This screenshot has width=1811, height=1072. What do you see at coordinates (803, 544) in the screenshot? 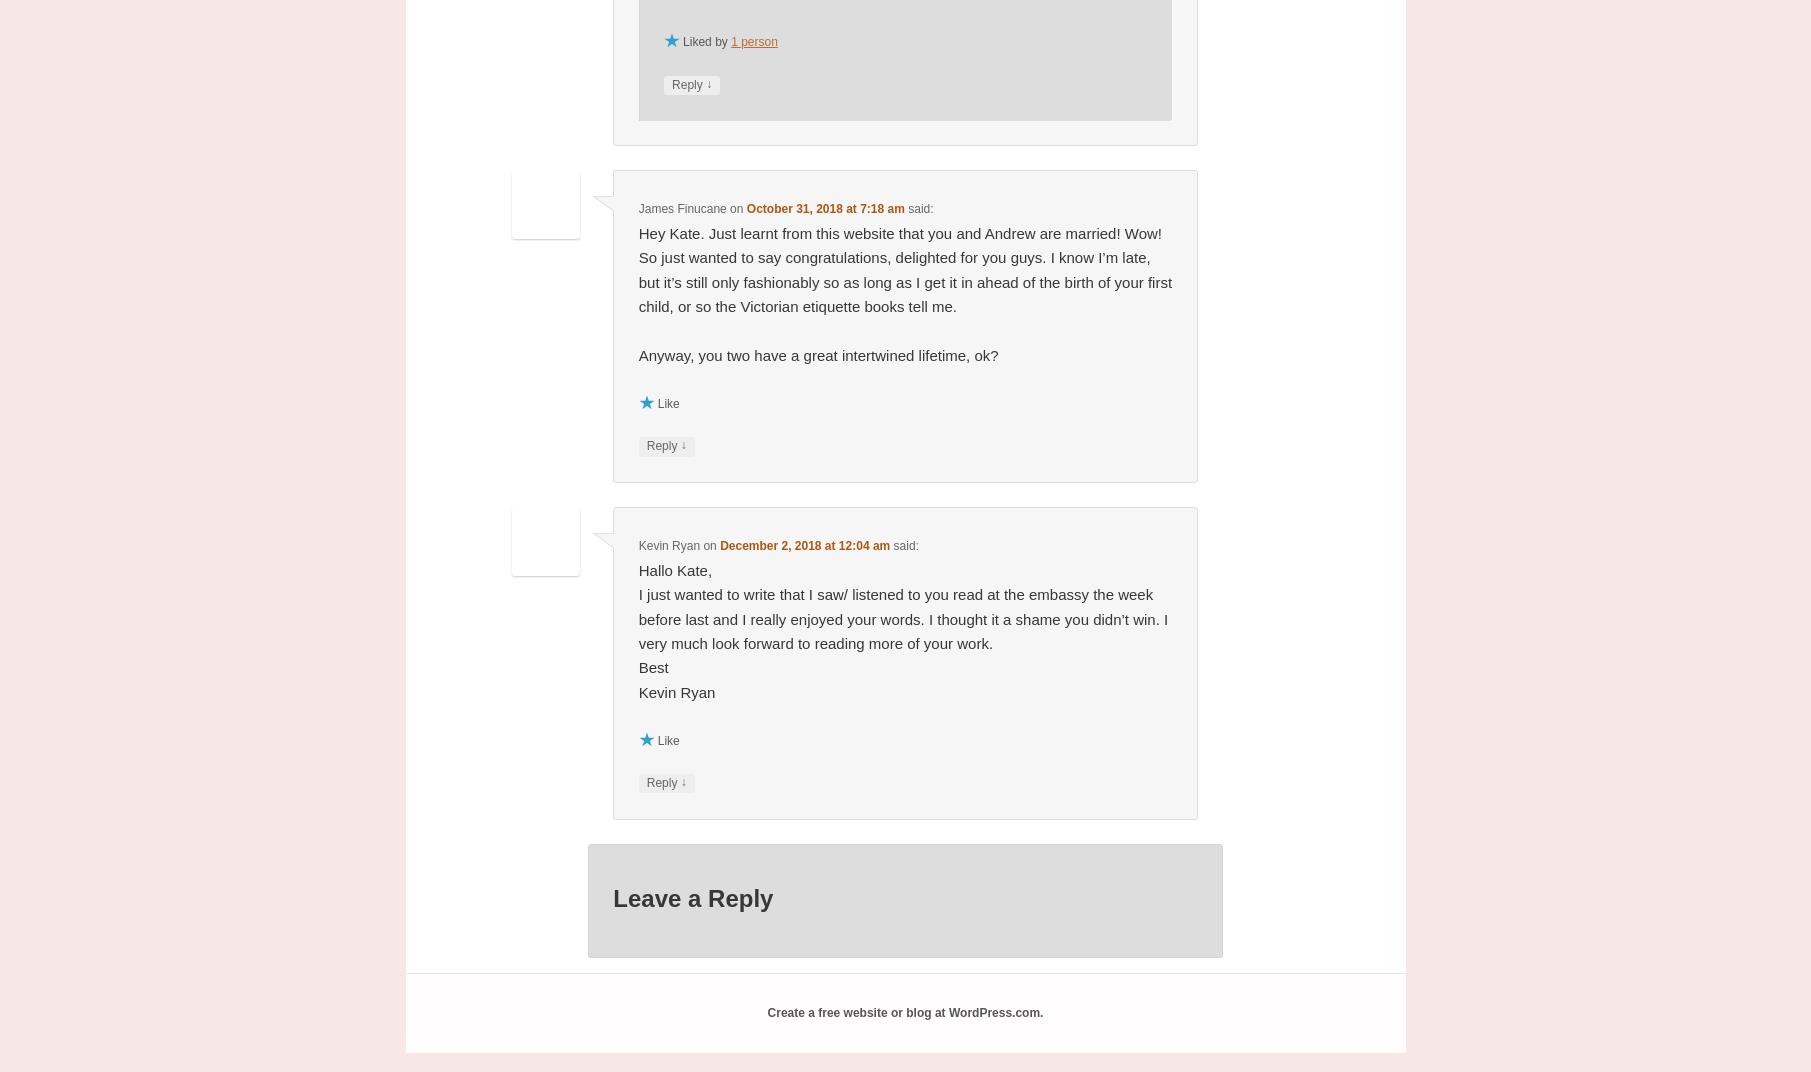
I see `'December 2, 2018 at 12:04 am'` at bounding box center [803, 544].